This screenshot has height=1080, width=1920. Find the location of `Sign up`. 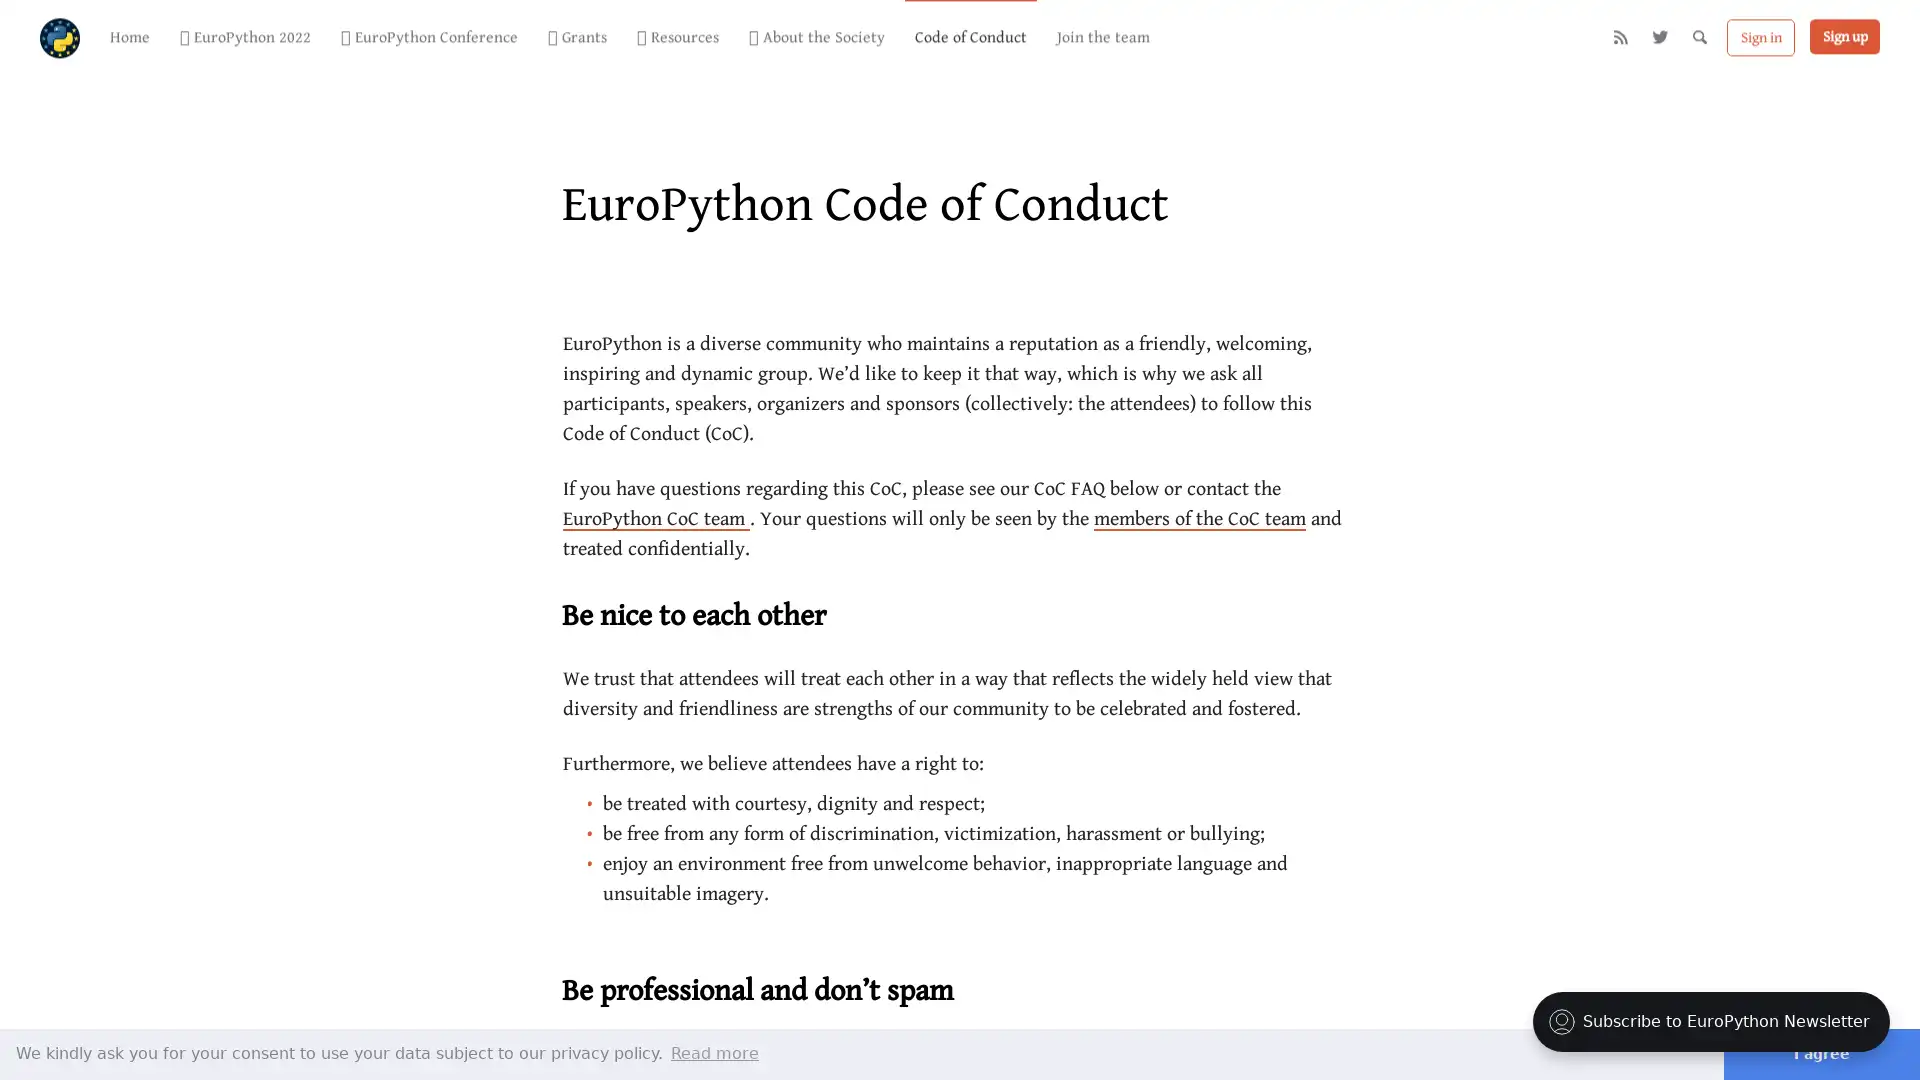

Sign up is located at coordinates (1843, 38).